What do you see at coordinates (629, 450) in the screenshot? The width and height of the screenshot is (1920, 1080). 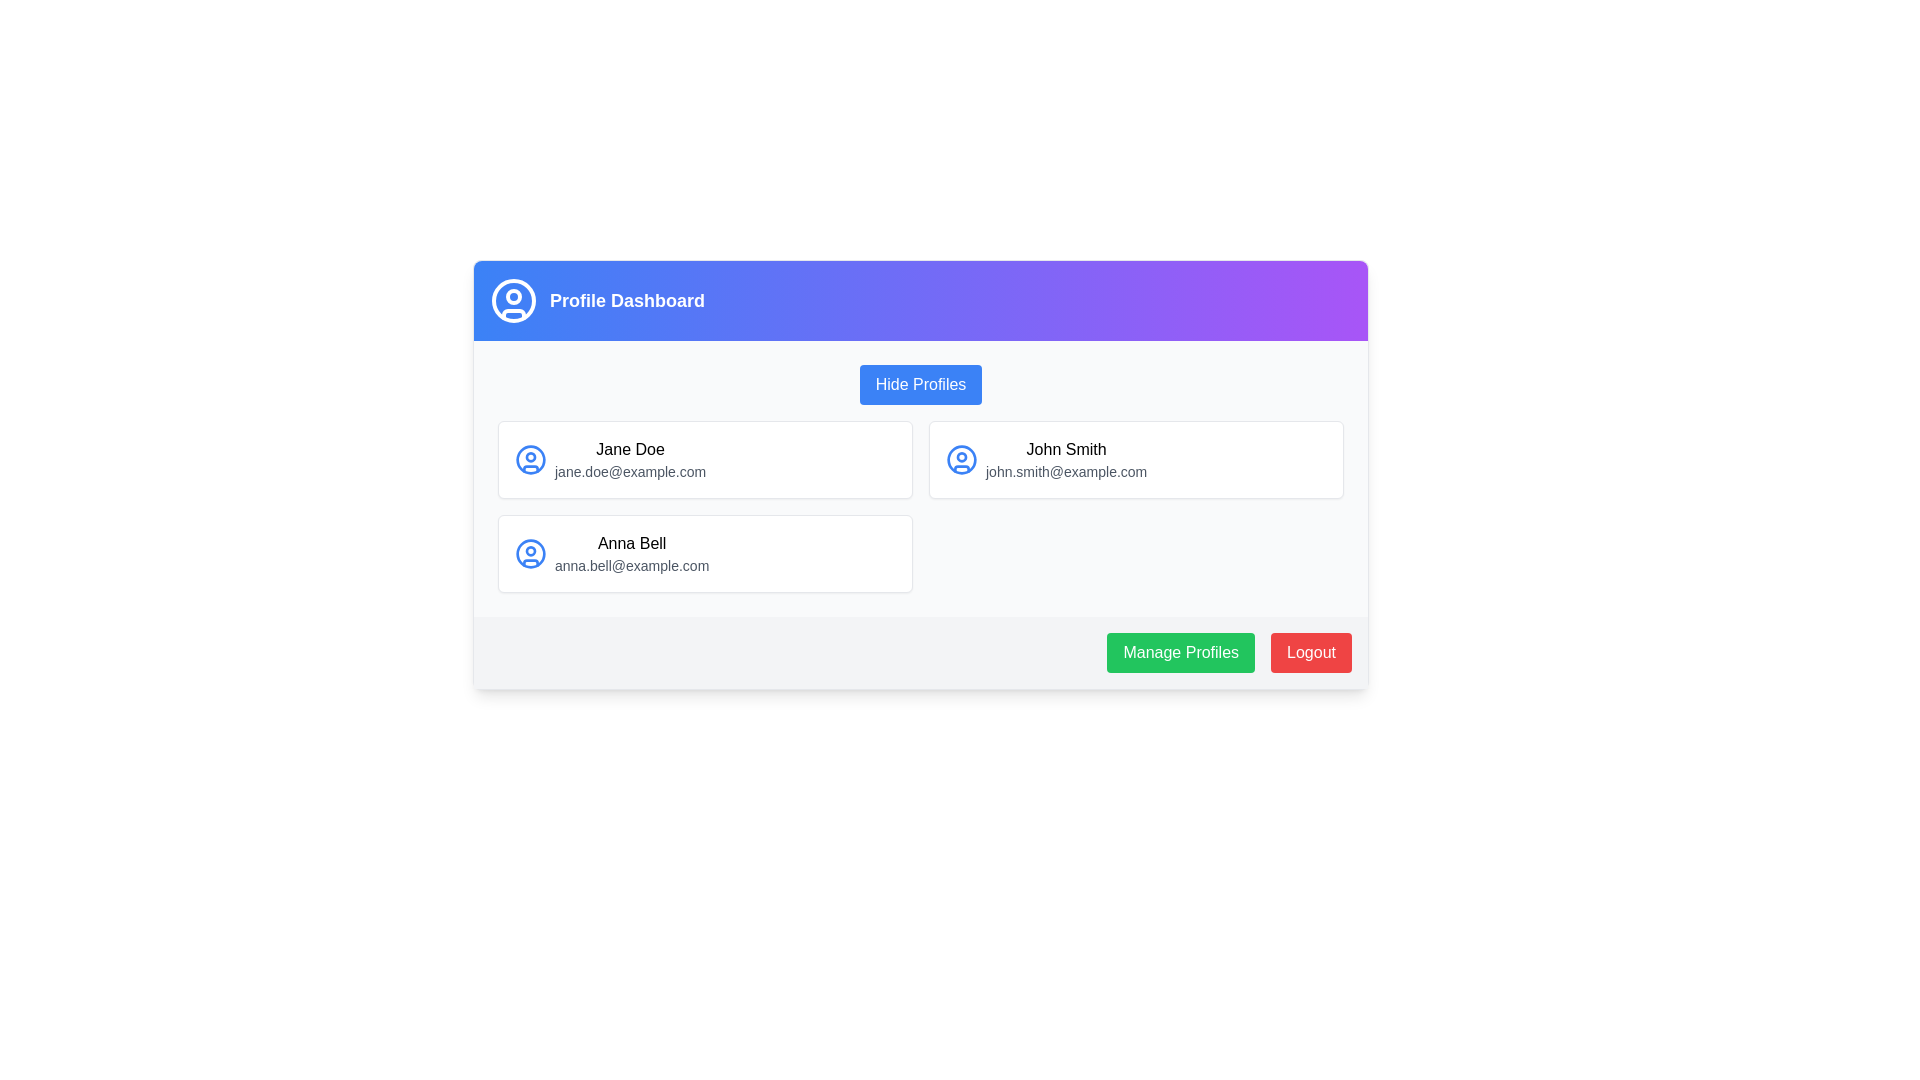 I see `the text label displaying the name 'Jane Doe' located in the top-left profile card under the 'Profile Dashboard' banner` at bounding box center [629, 450].